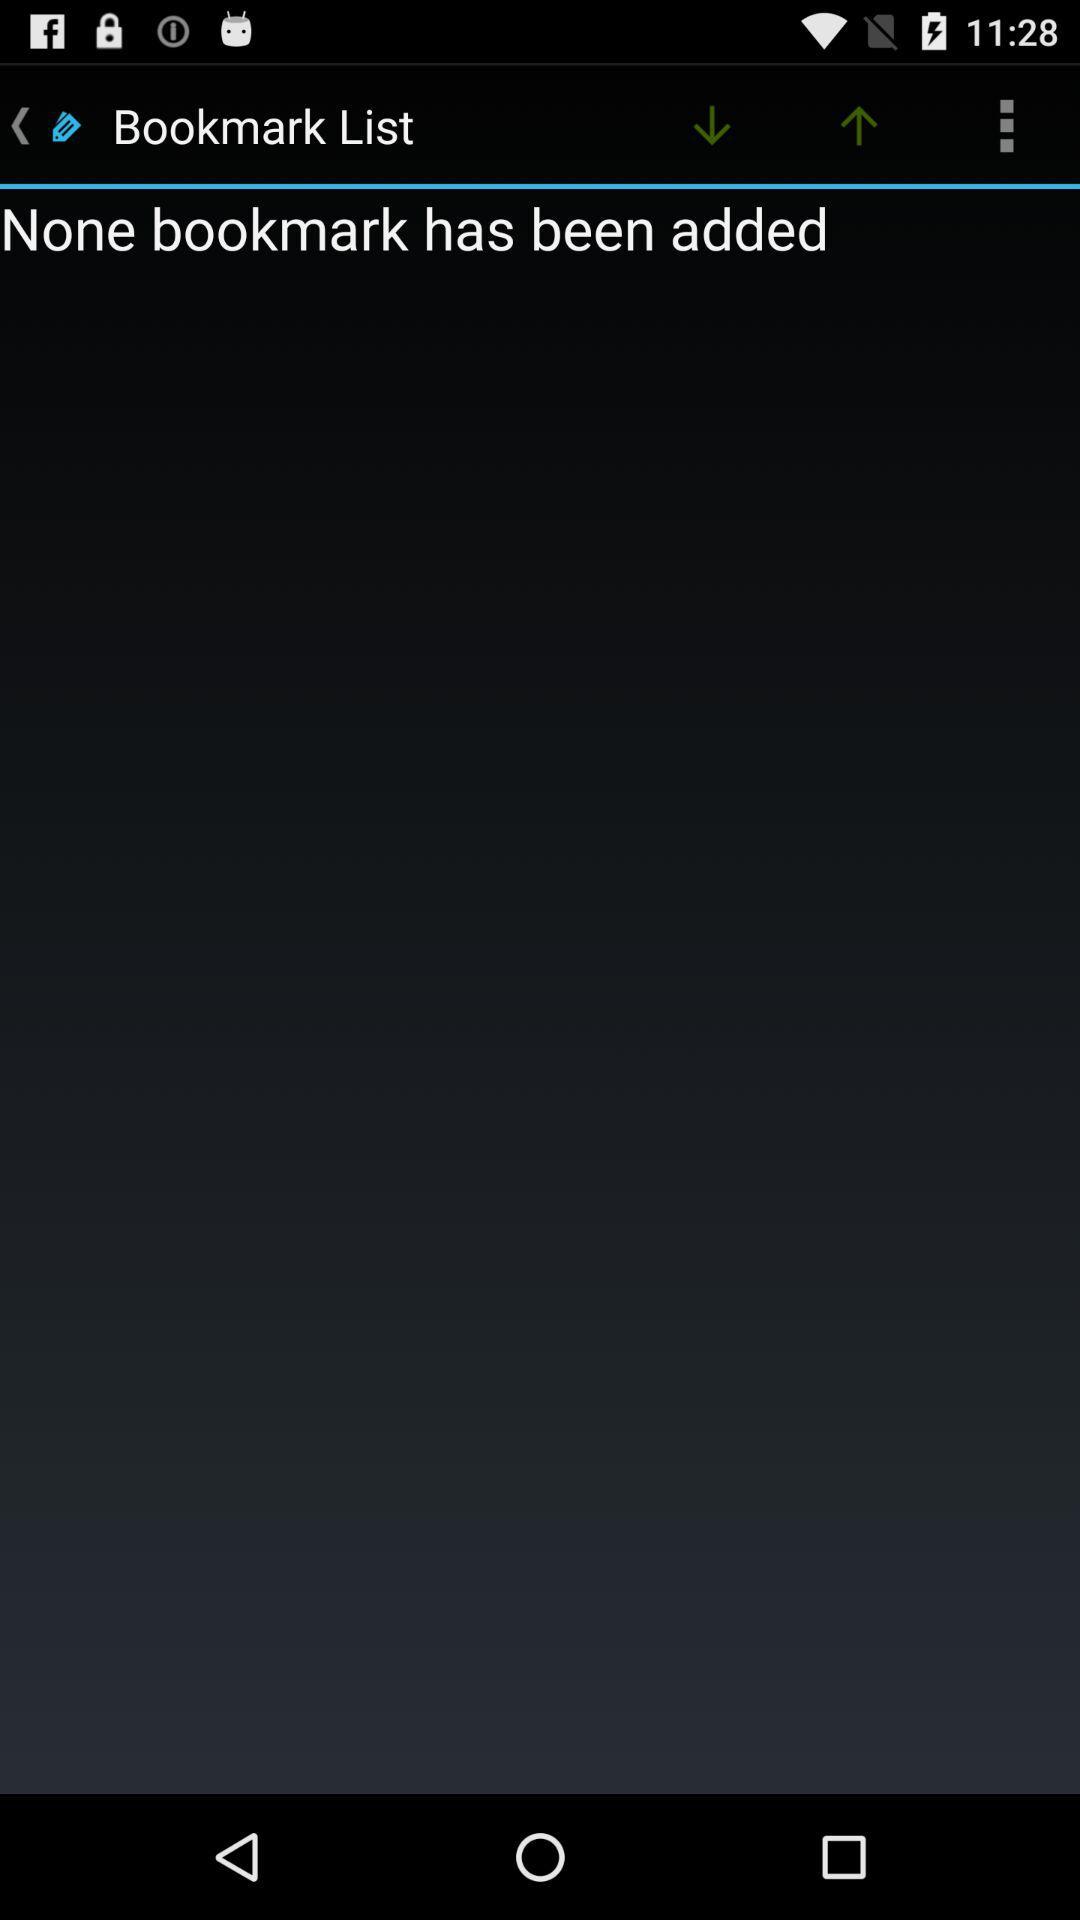  What do you see at coordinates (1006, 124) in the screenshot?
I see `icon above none bookmark has` at bounding box center [1006, 124].